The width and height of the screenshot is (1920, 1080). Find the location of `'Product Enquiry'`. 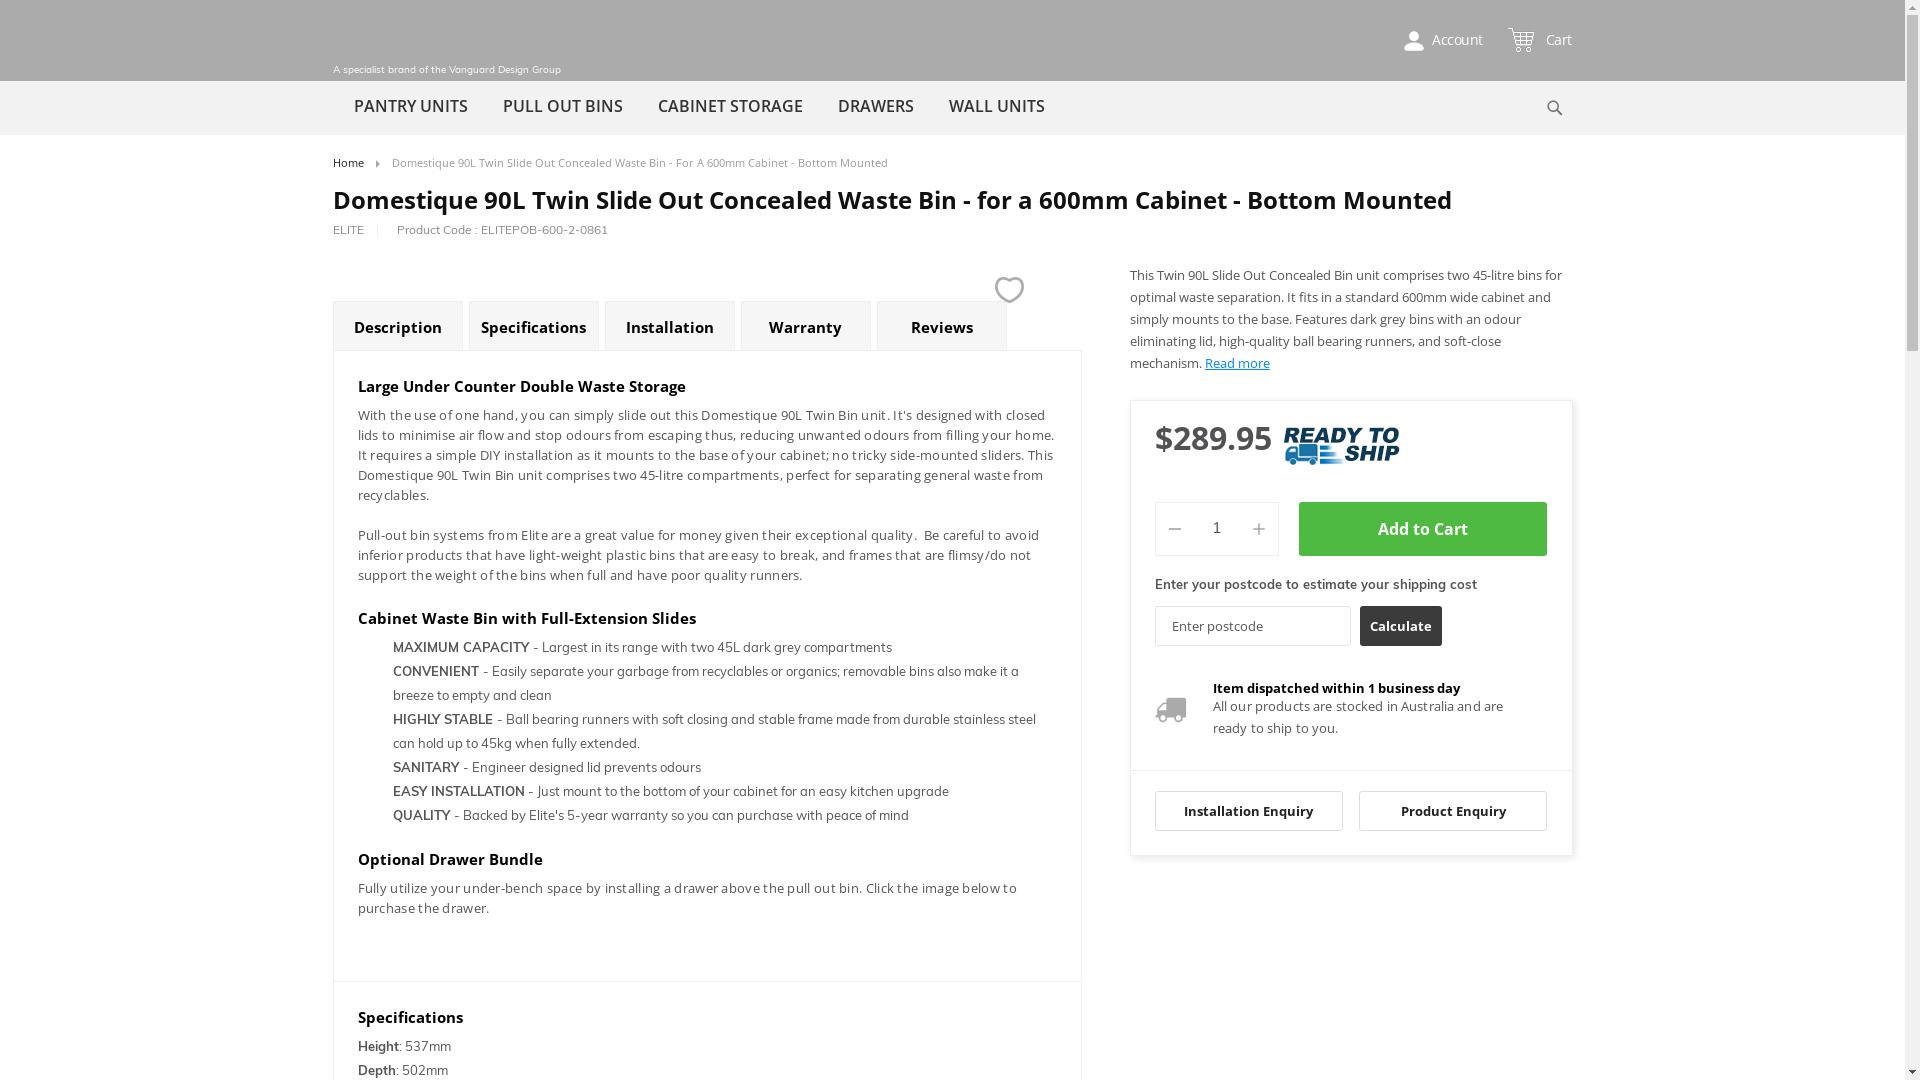

'Product Enquiry' is located at coordinates (1453, 810).